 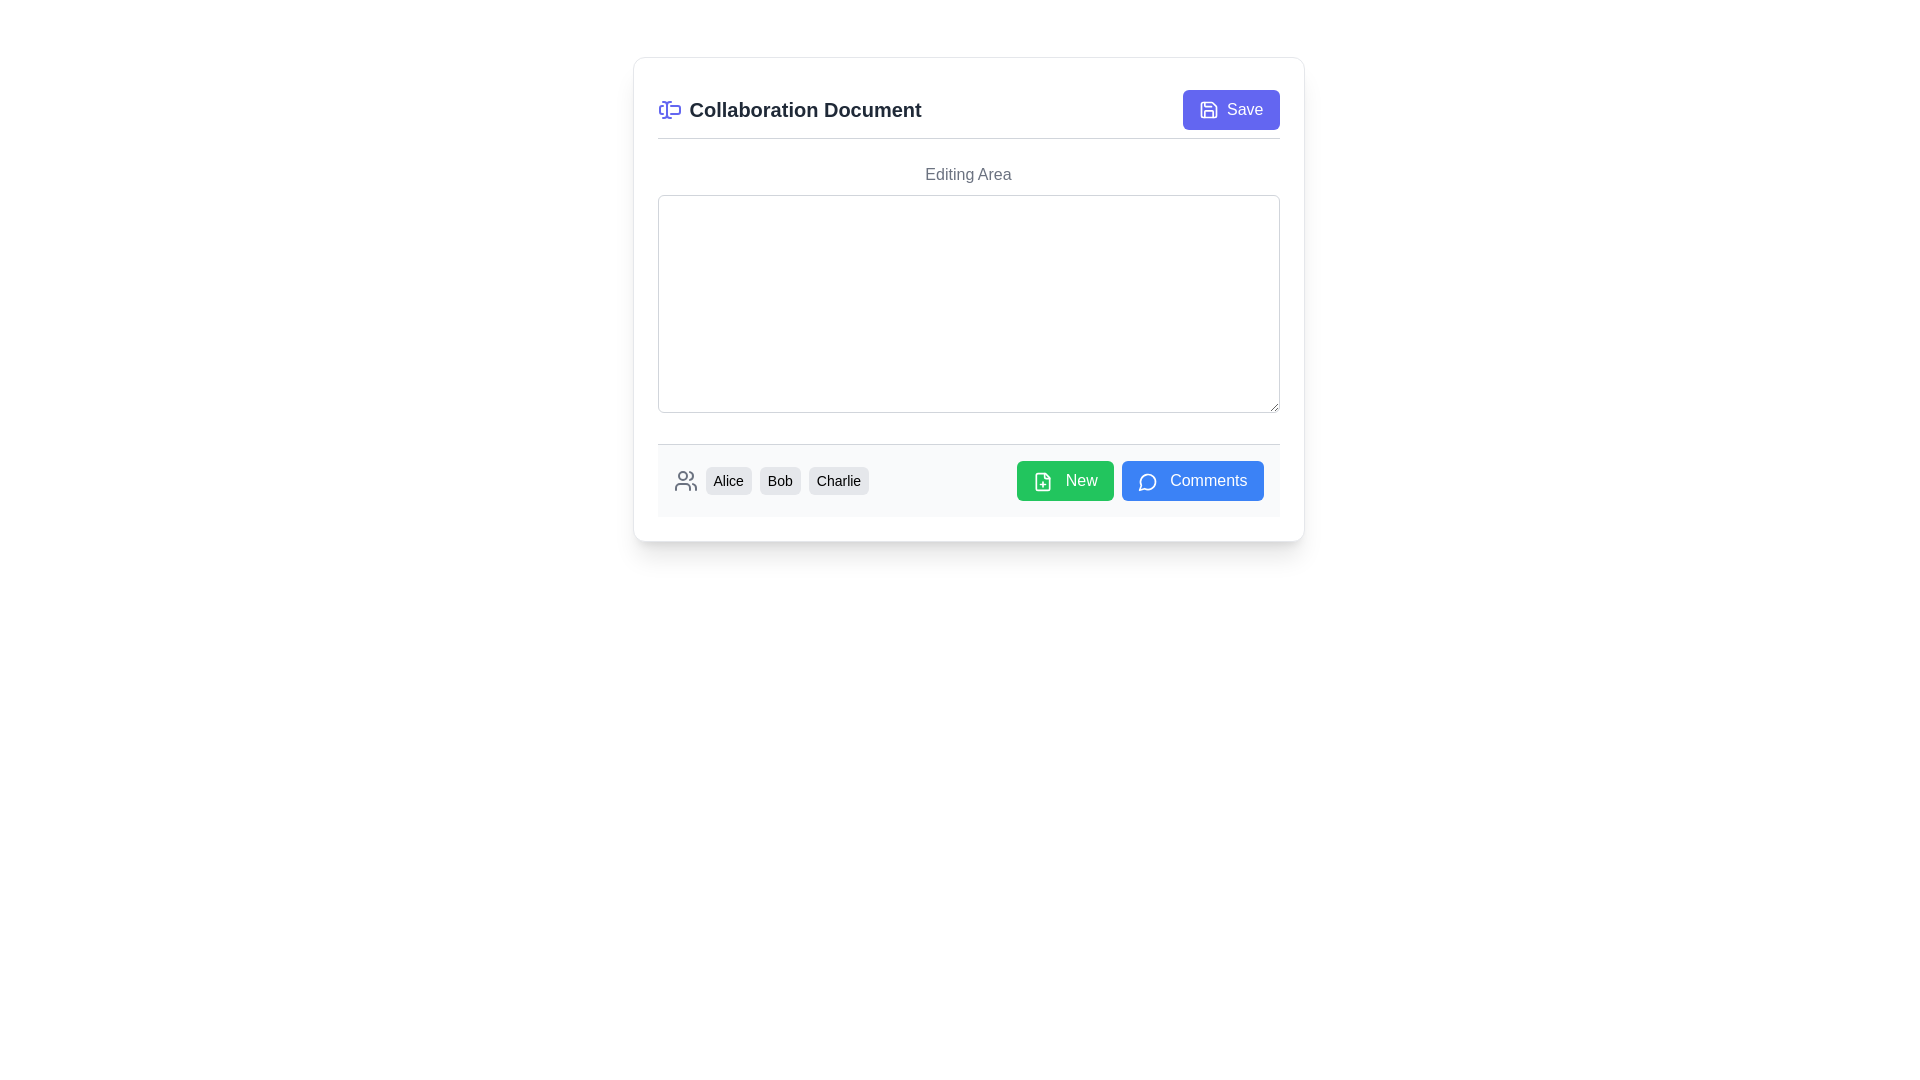 I want to click on the circular speech bubble icon with a blue outline located to the left of the 'Comments' text in the button, so click(x=1147, y=481).